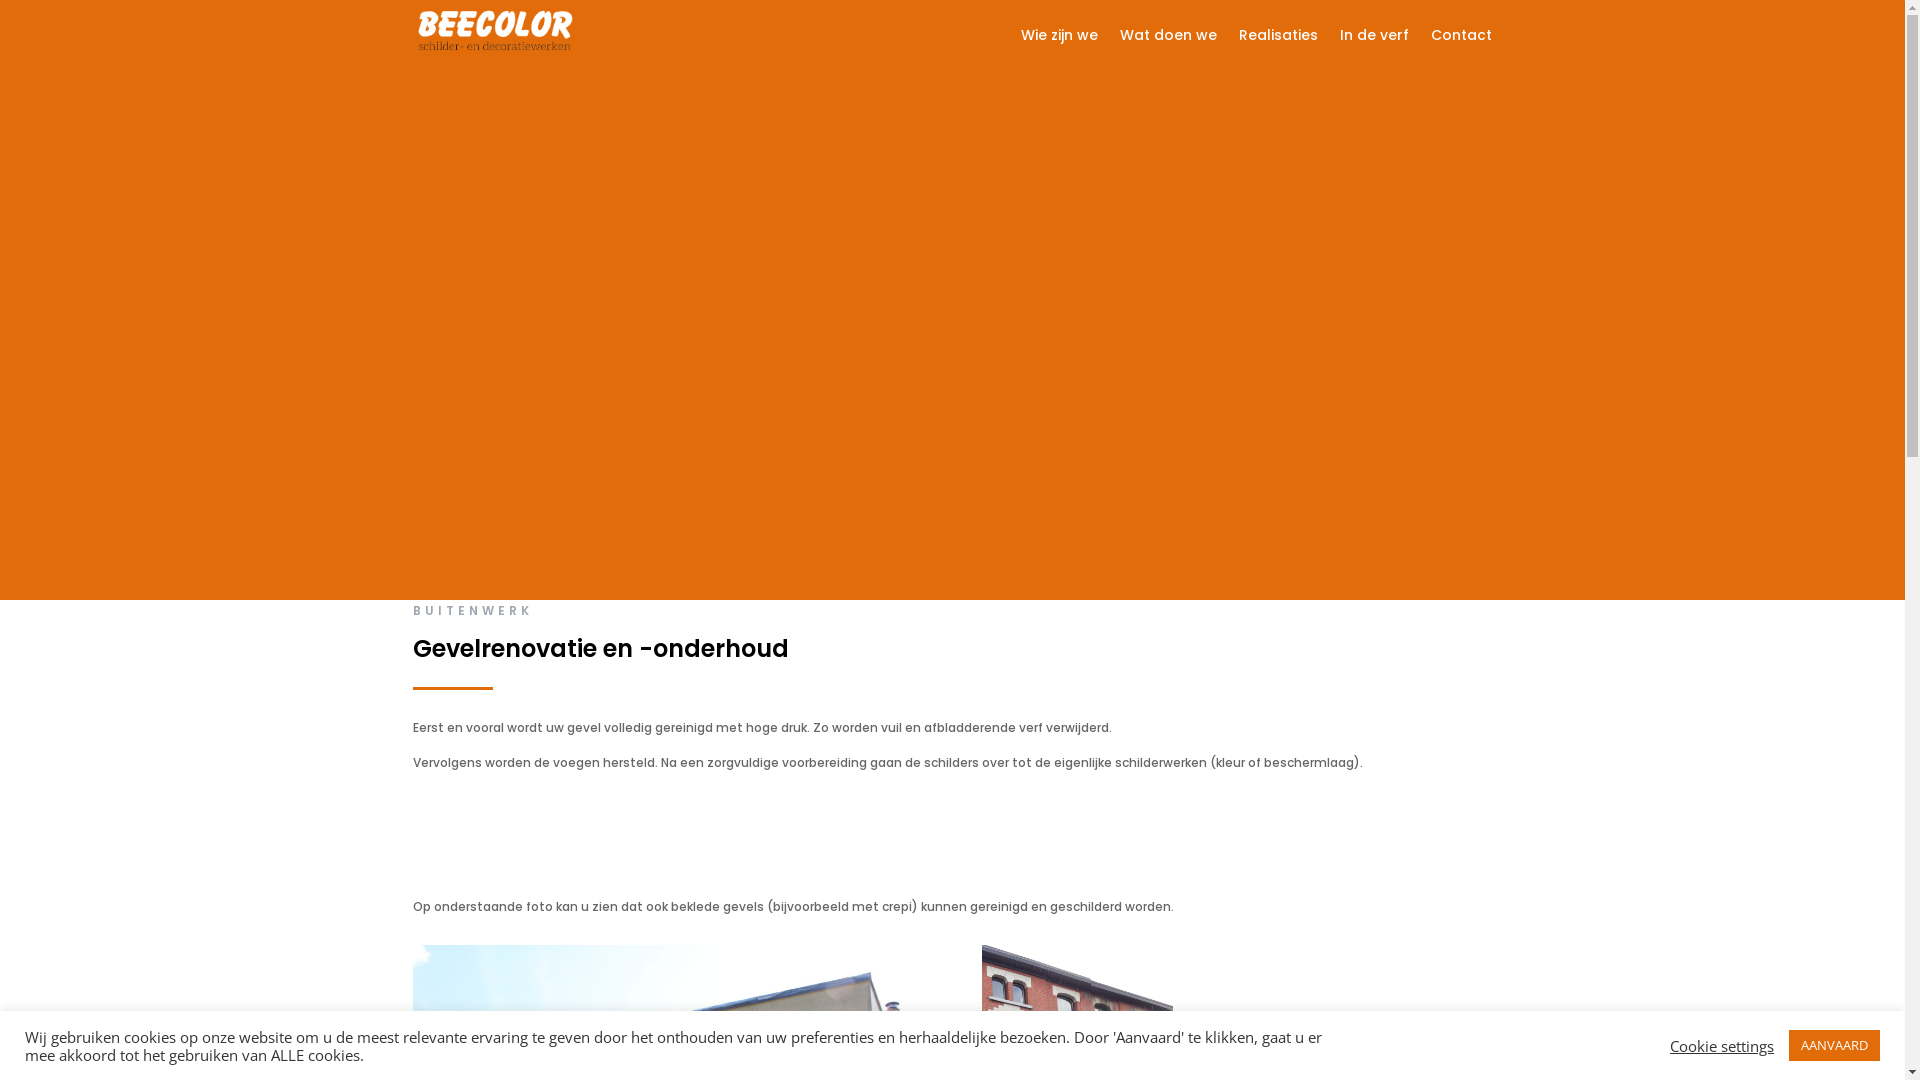  Describe the element at coordinates (1834, 1044) in the screenshot. I see `'AANVAARD'` at that location.